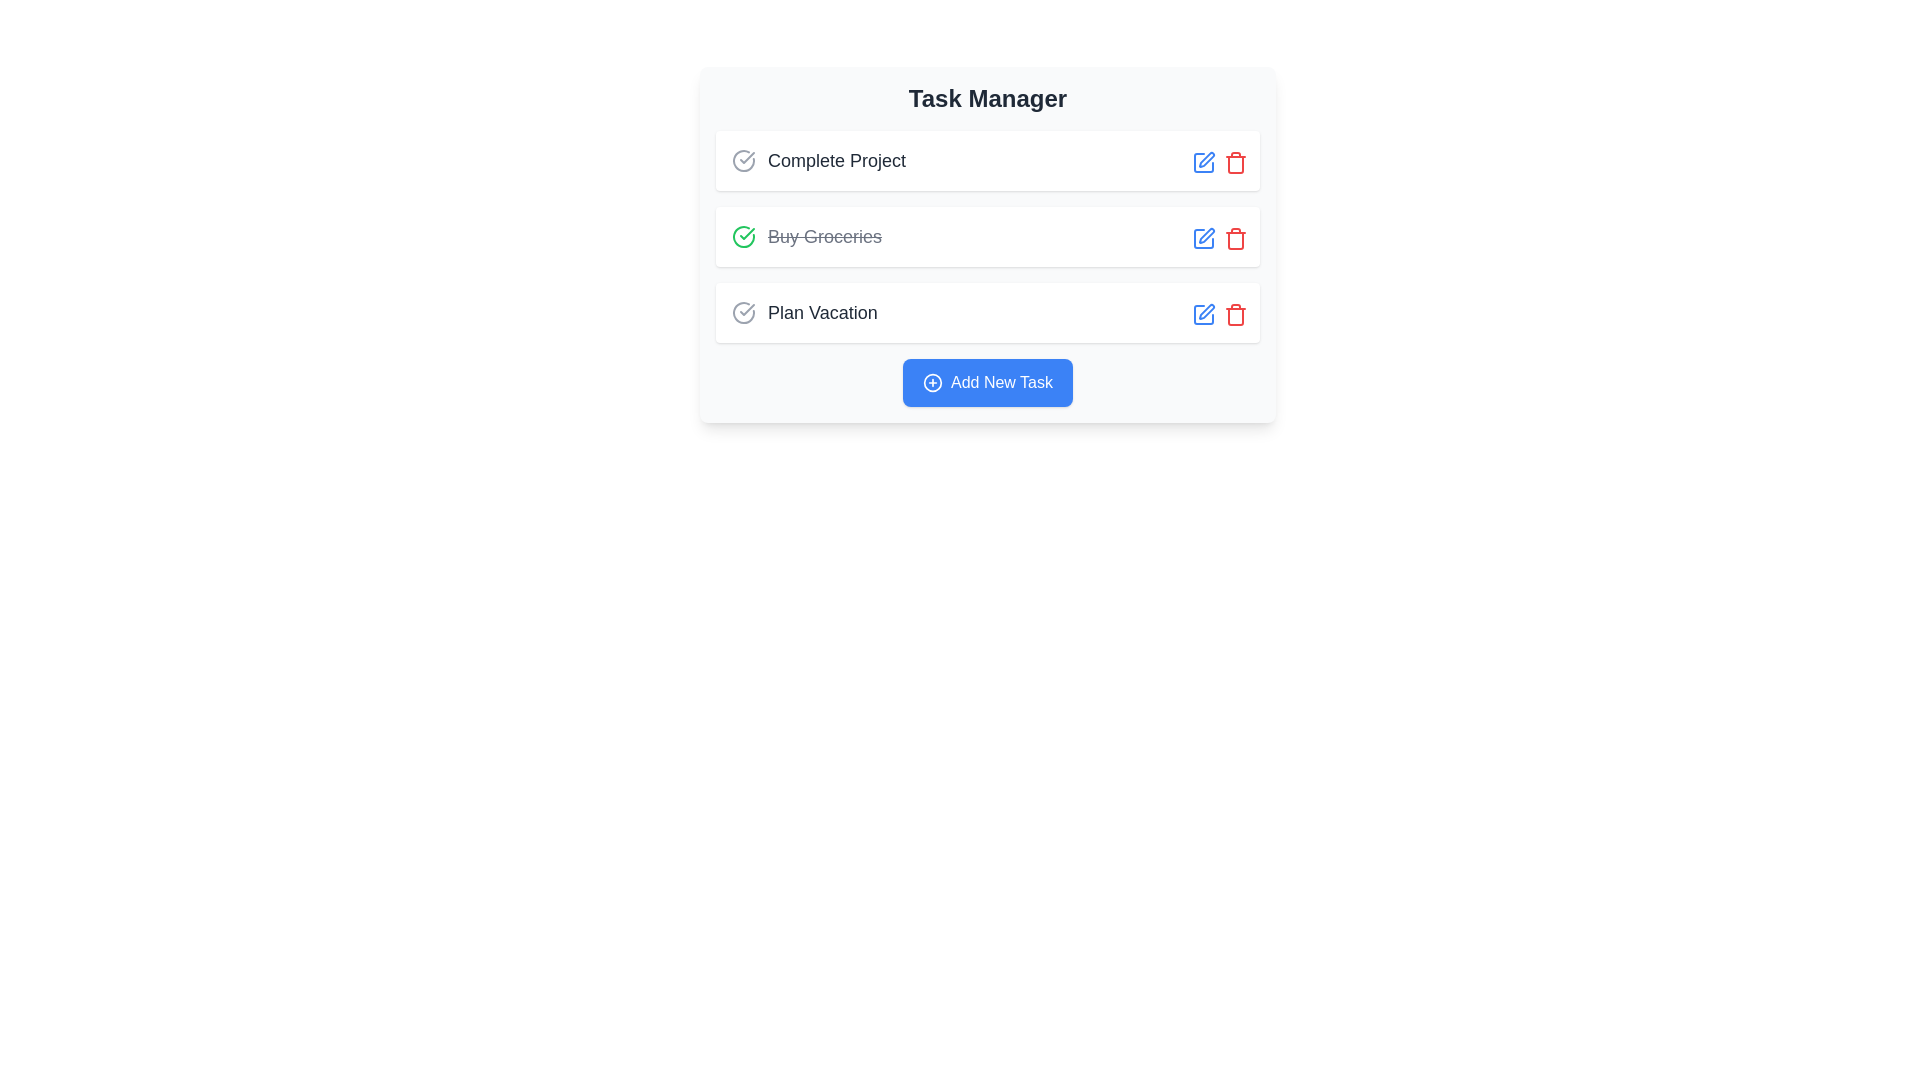 This screenshot has width=1920, height=1080. Describe the element at coordinates (743, 235) in the screenshot. I see `the toggle button that marks the task as completed, located to the left of the 'Buy Groceries' text` at that location.